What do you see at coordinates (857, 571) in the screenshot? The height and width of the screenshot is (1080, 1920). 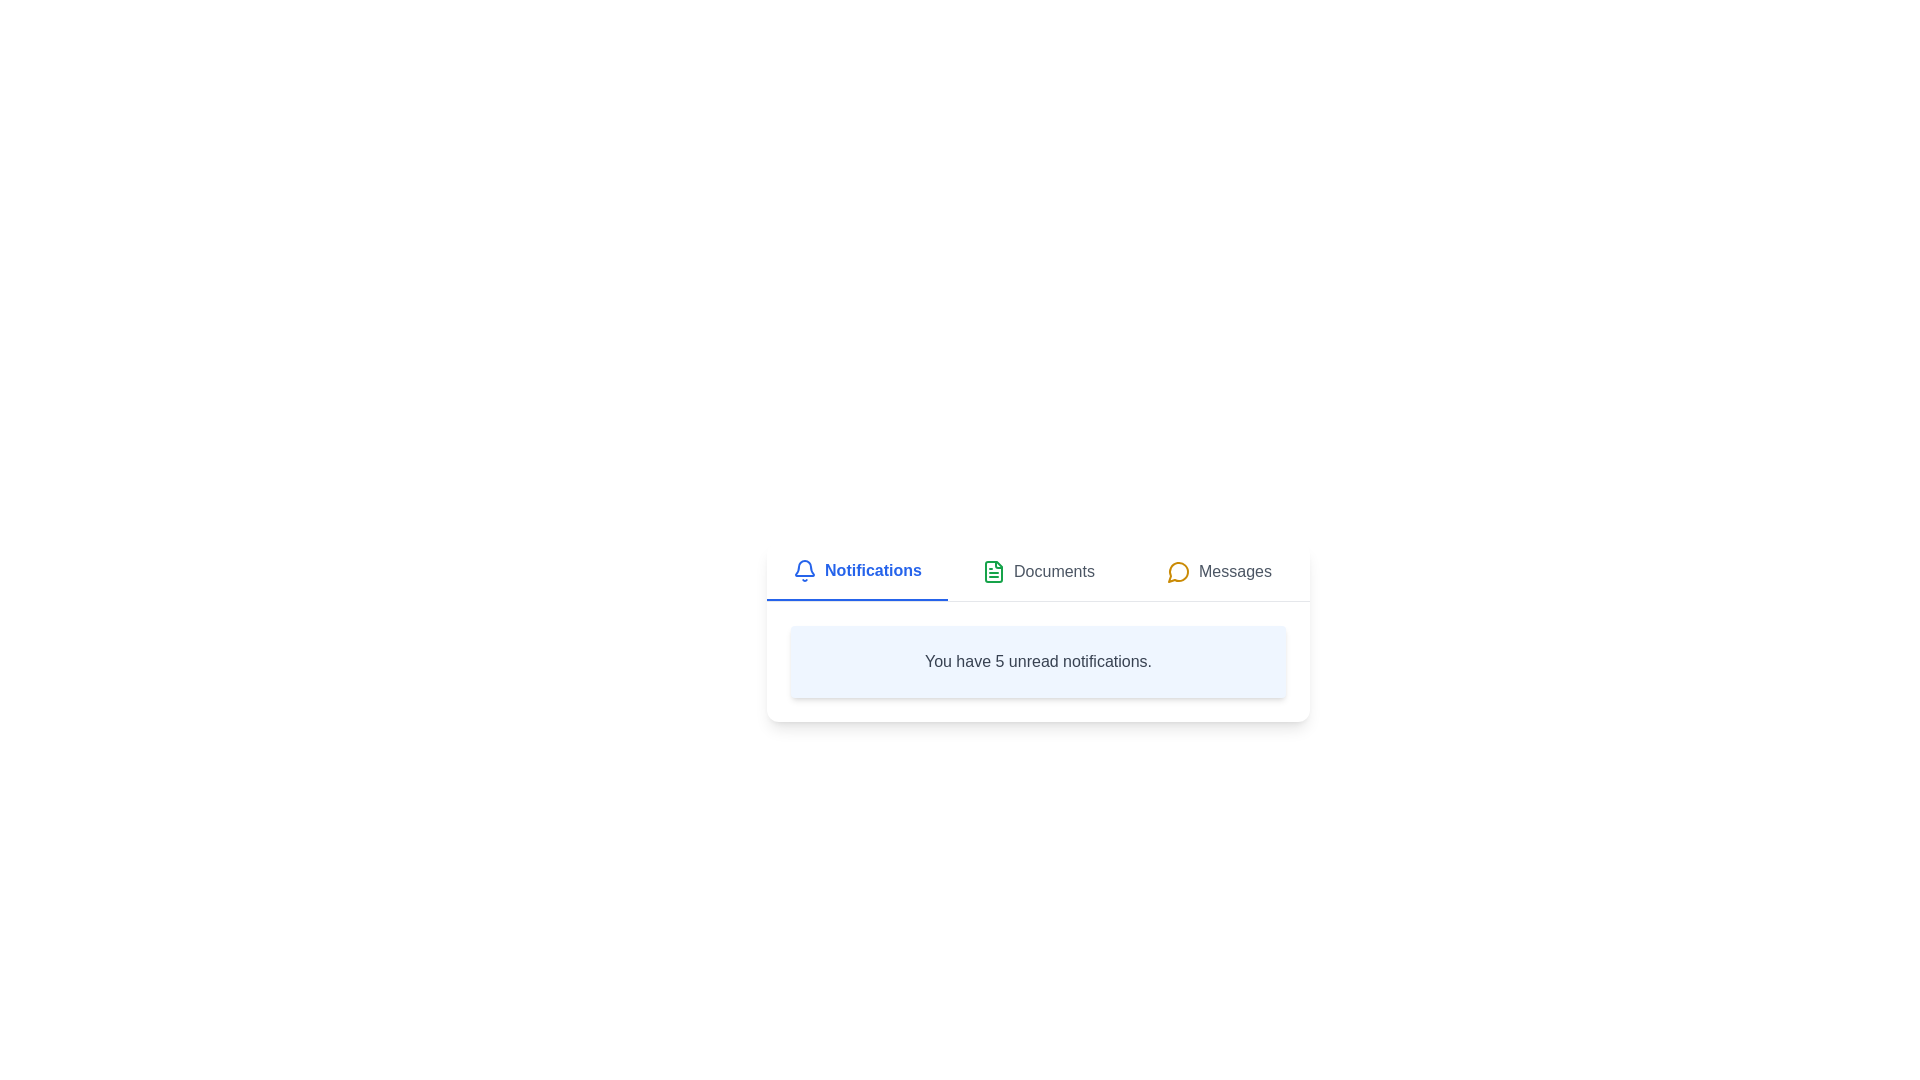 I see `the tab labeled Notifications` at bounding box center [857, 571].